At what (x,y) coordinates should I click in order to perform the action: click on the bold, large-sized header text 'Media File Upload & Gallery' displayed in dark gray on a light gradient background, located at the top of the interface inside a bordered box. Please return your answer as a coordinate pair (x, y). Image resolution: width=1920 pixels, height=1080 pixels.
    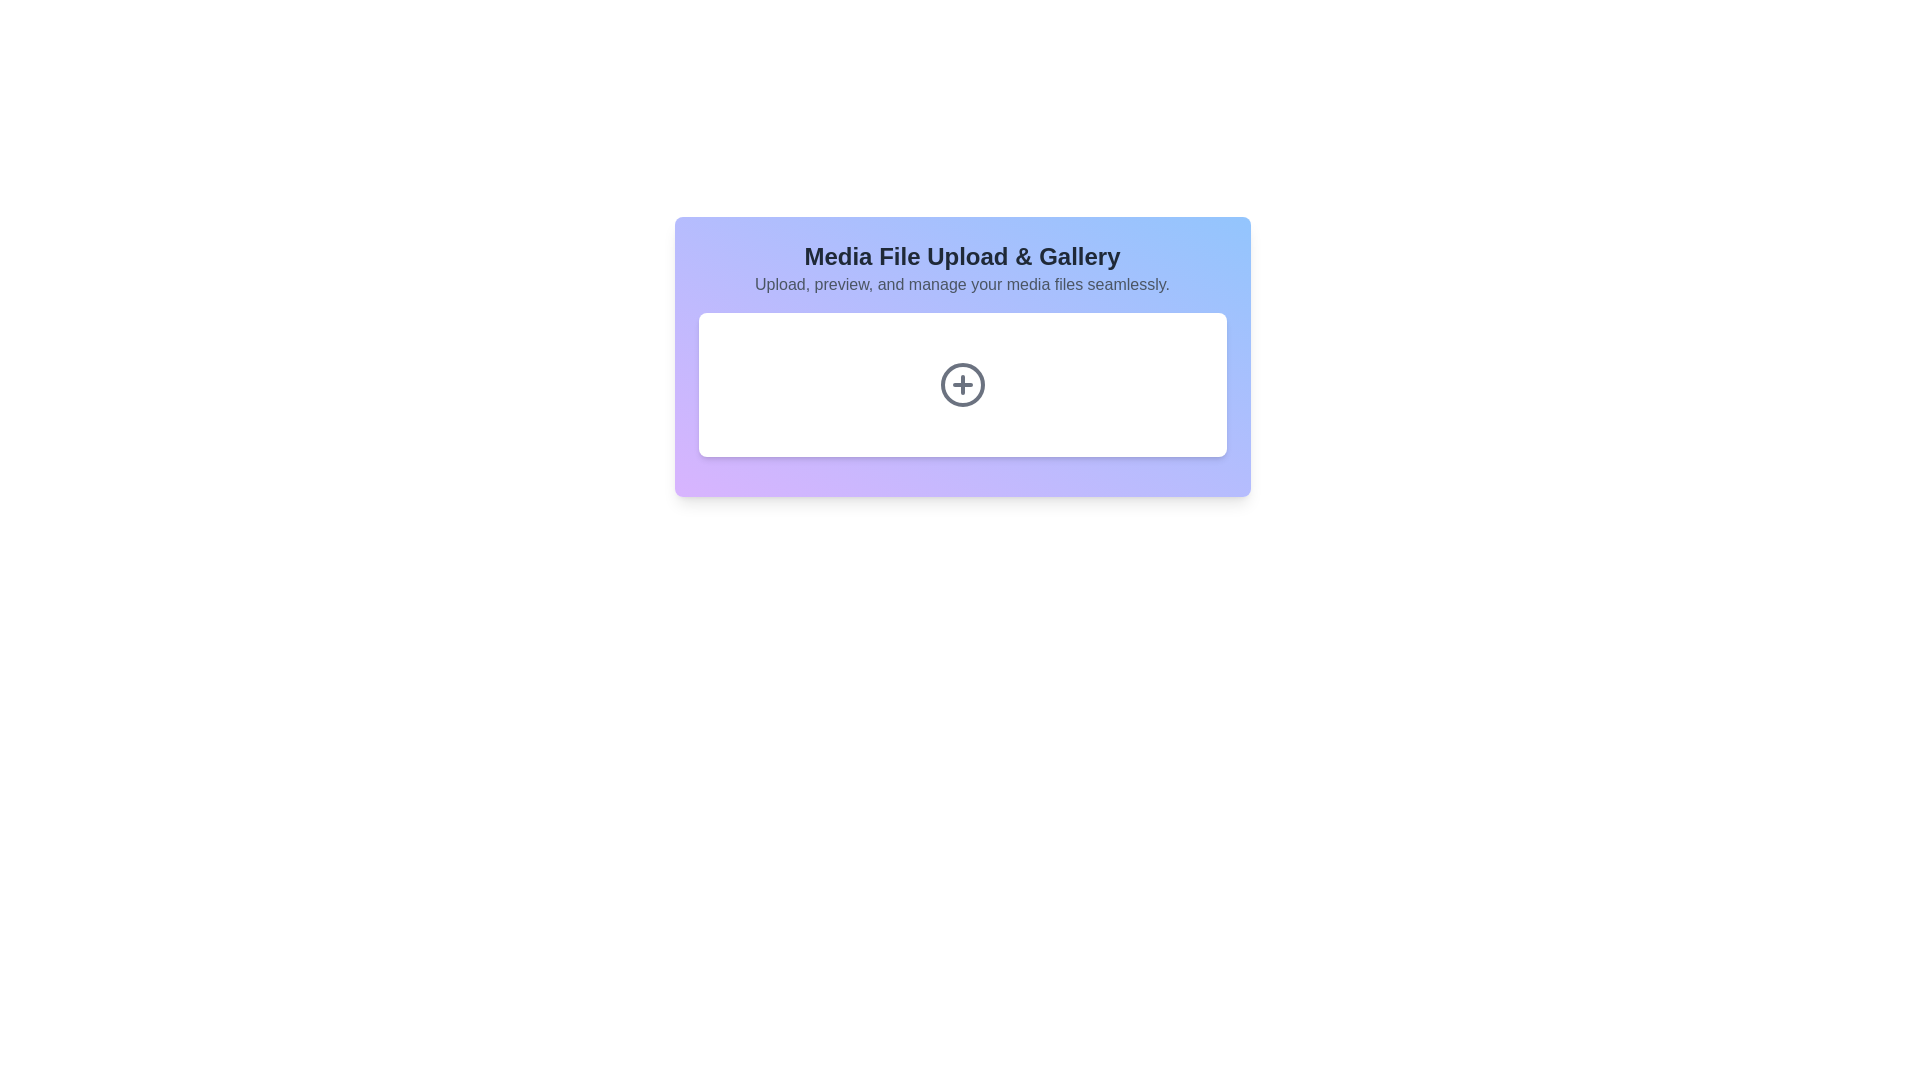
    Looking at the image, I should click on (962, 256).